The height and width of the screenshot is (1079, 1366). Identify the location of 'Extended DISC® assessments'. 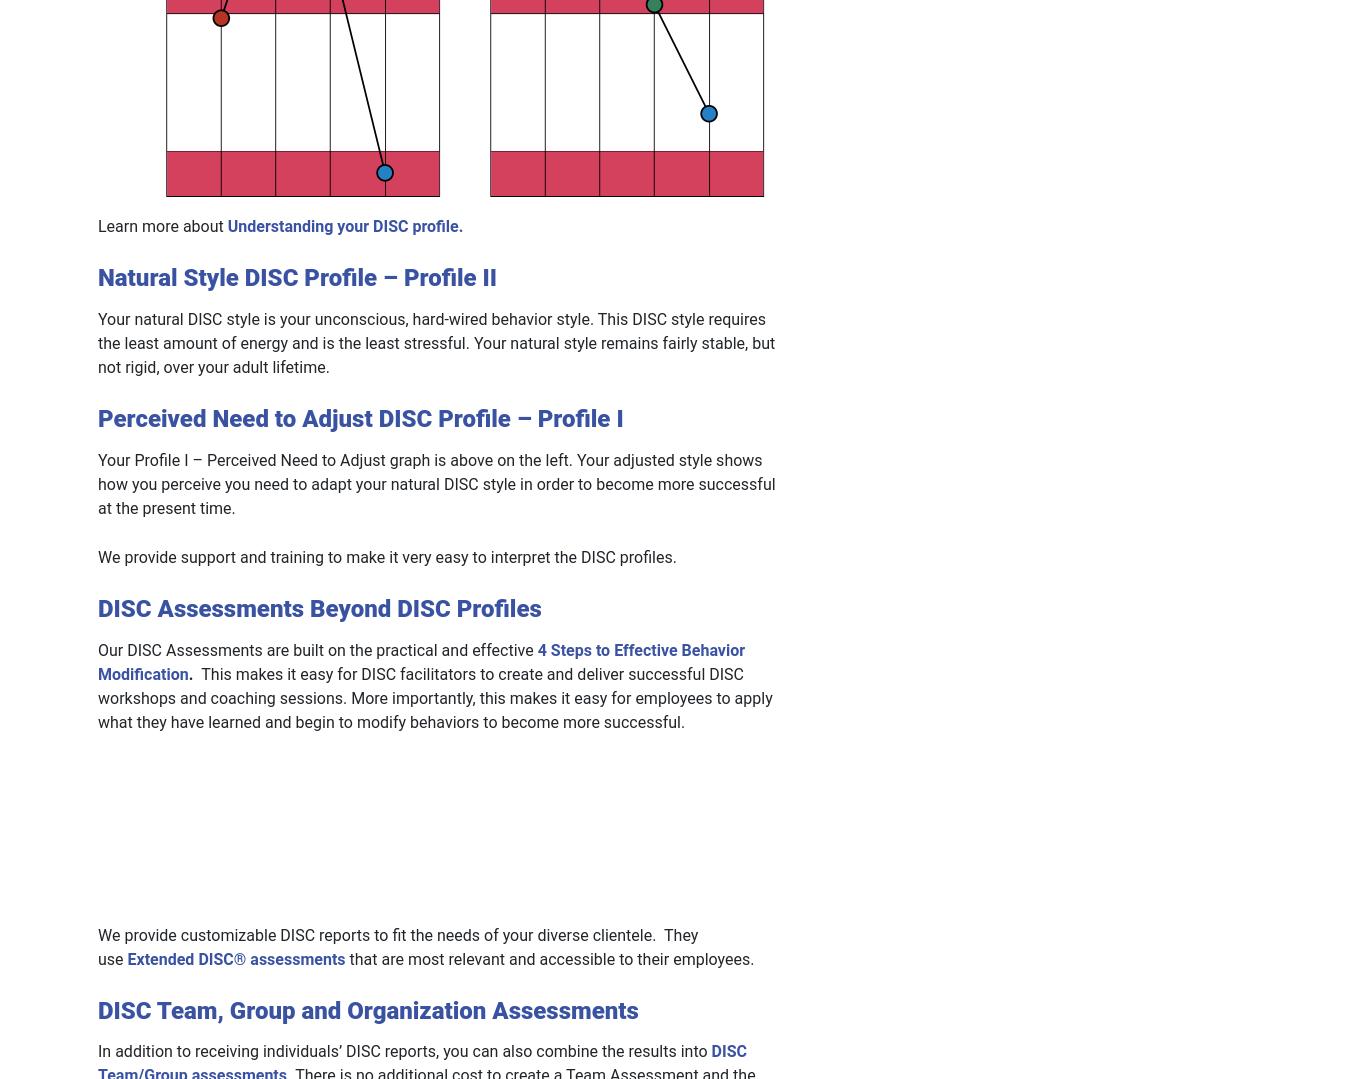
(236, 957).